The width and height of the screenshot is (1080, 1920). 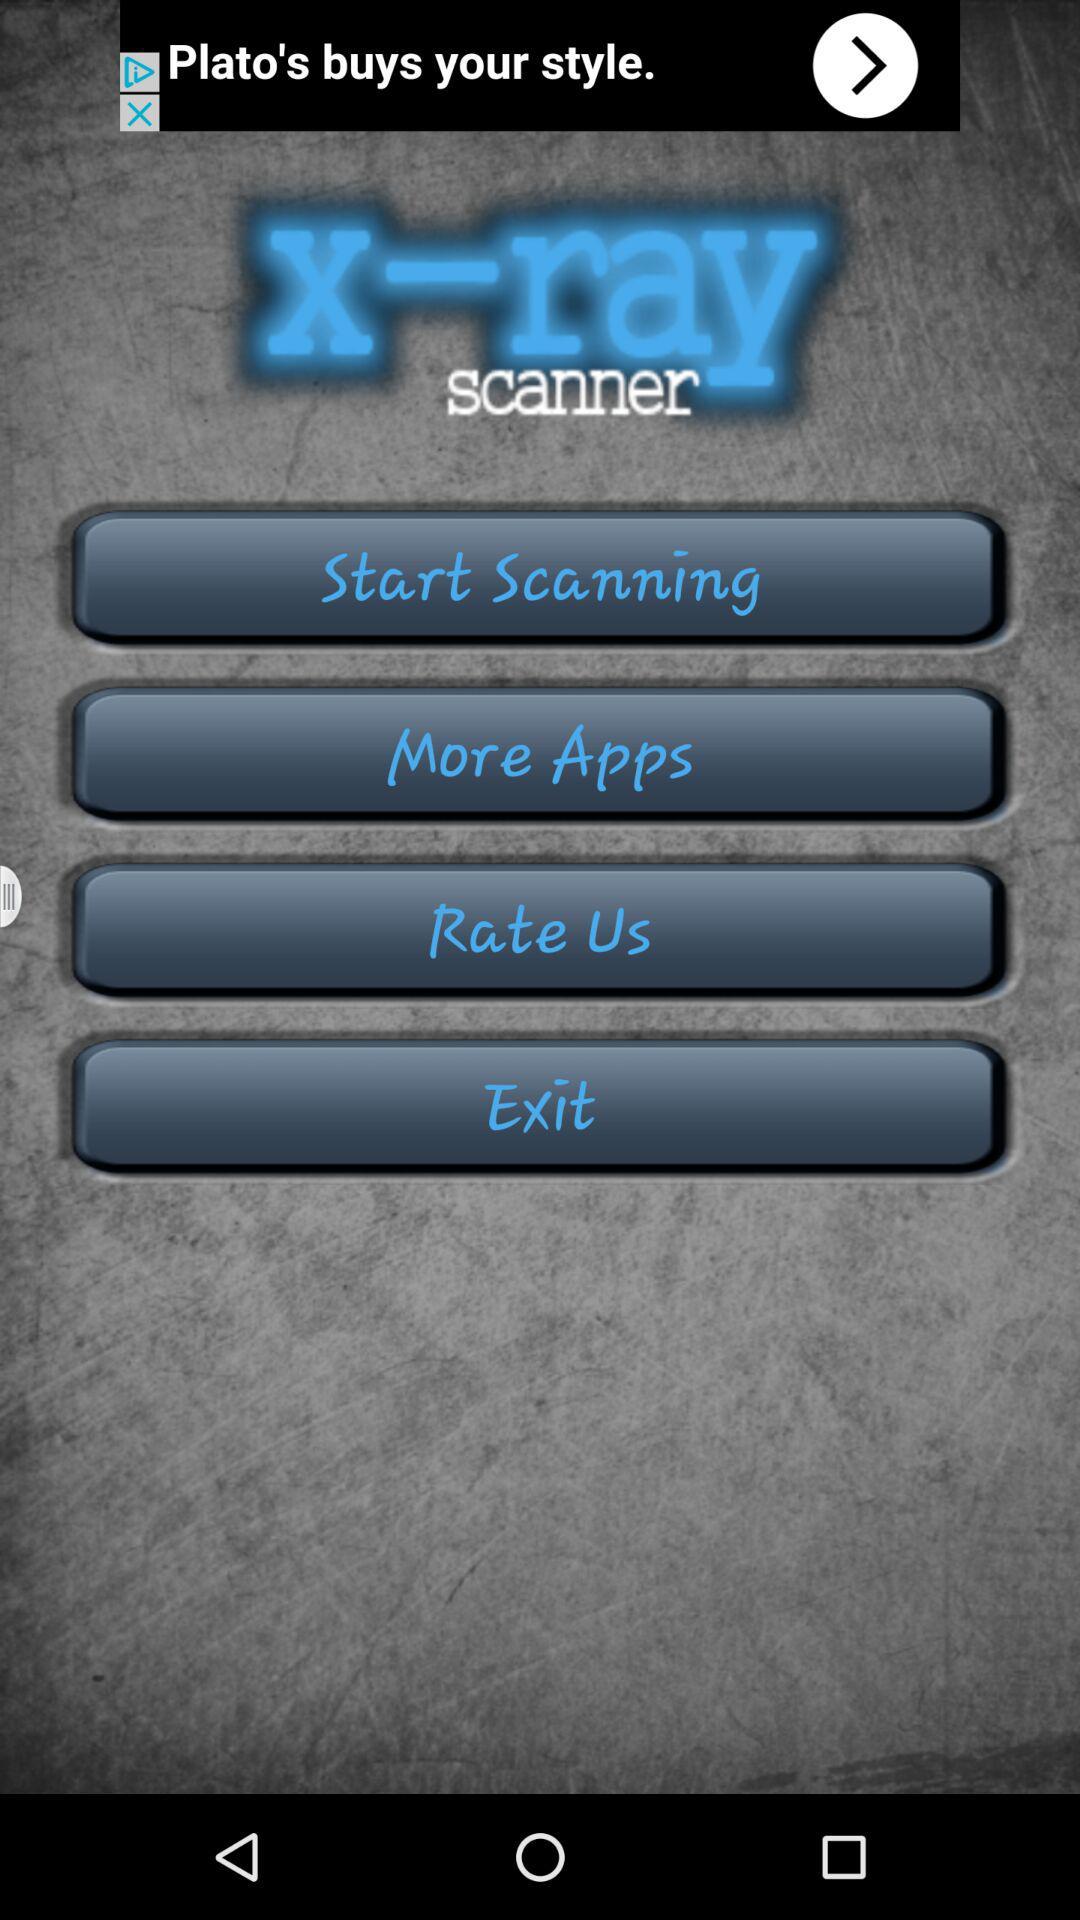 I want to click on go back, so click(x=540, y=65).